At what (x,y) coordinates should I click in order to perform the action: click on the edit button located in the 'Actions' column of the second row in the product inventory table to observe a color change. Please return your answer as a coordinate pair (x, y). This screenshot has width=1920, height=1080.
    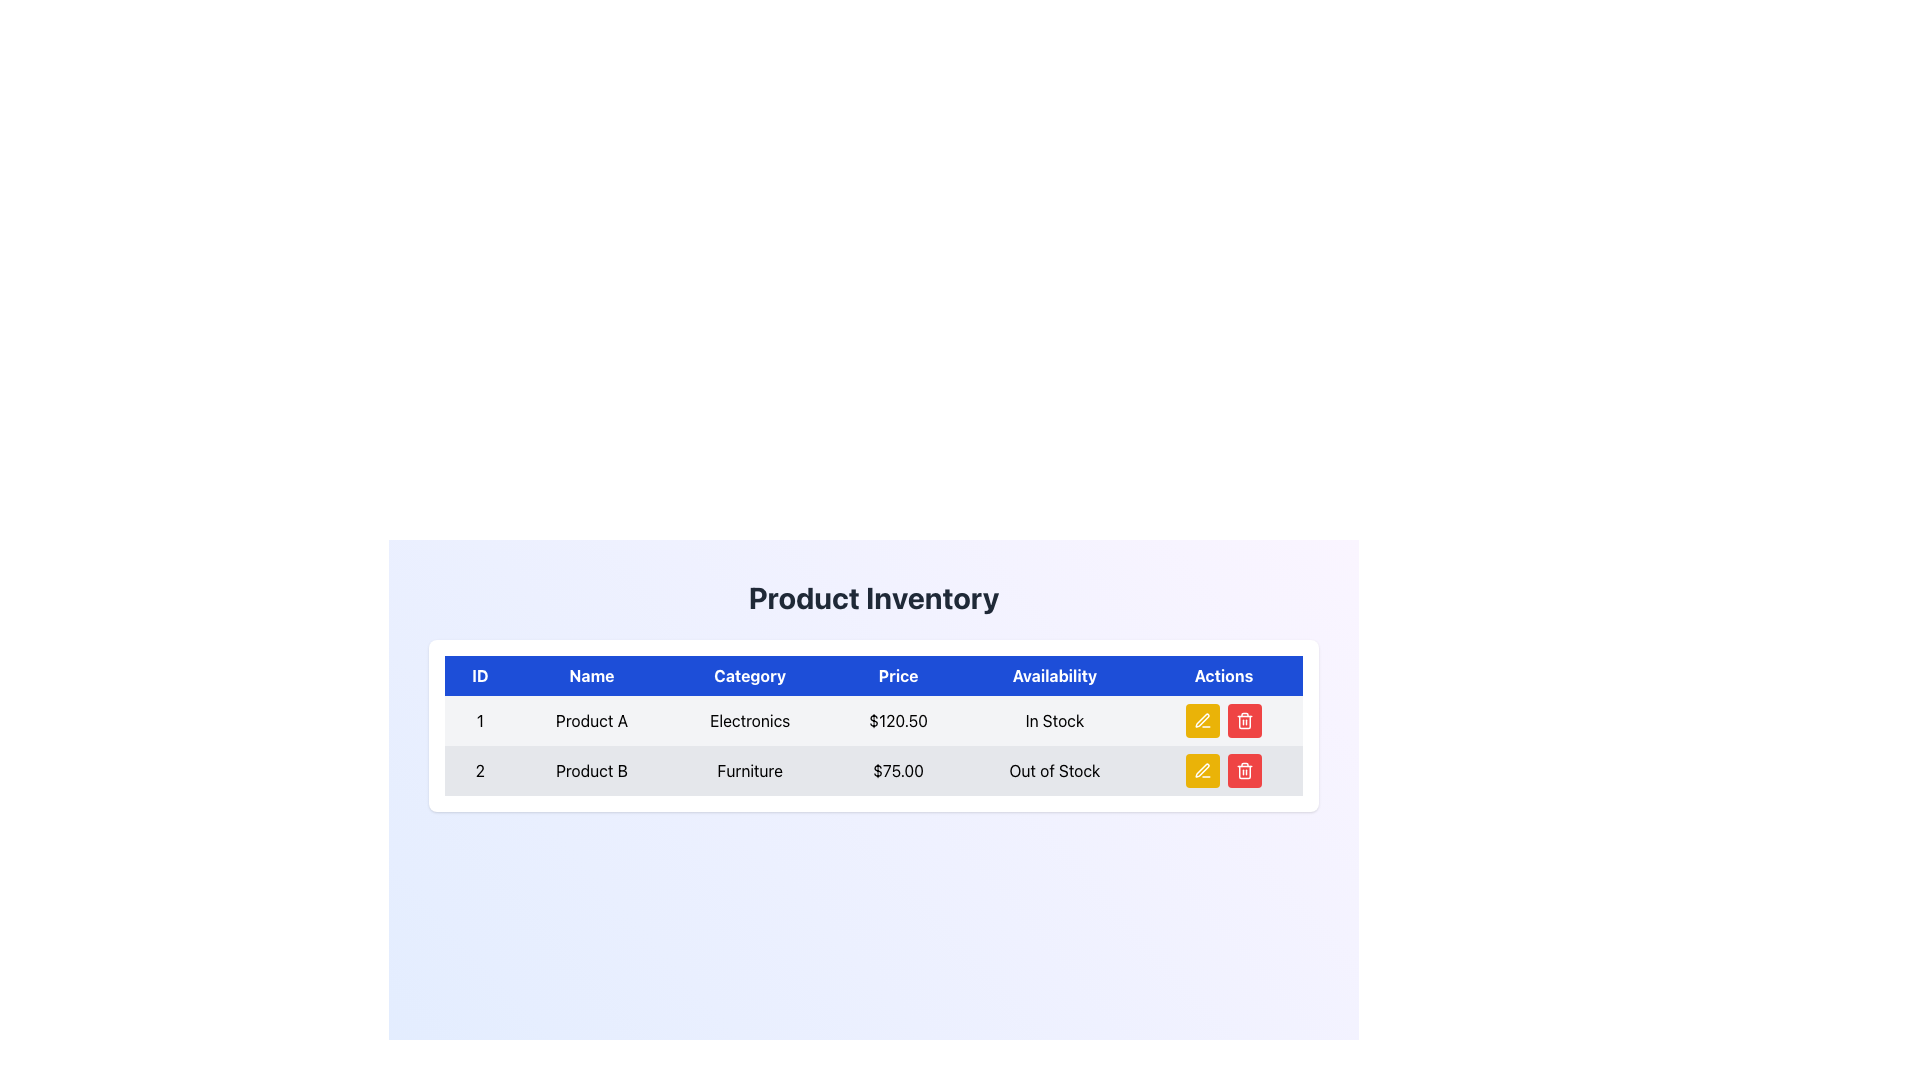
    Looking at the image, I should click on (1201, 770).